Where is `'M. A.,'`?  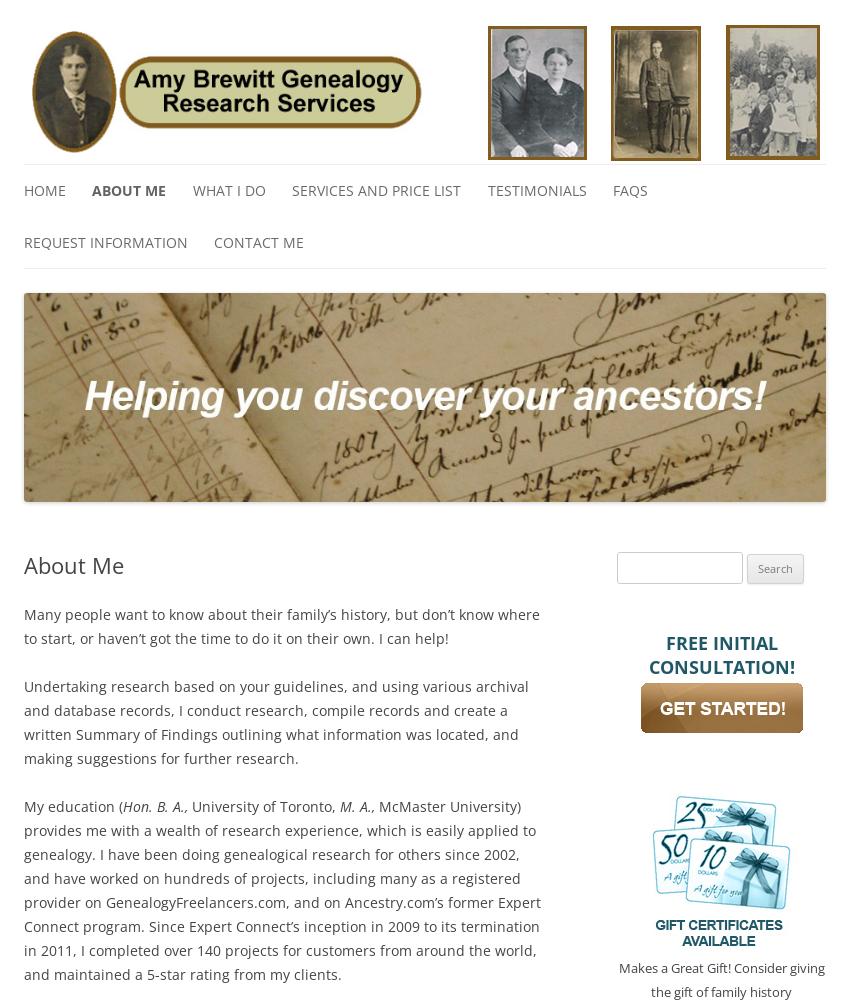 'M. A.,' is located at coordinates (356, 805).